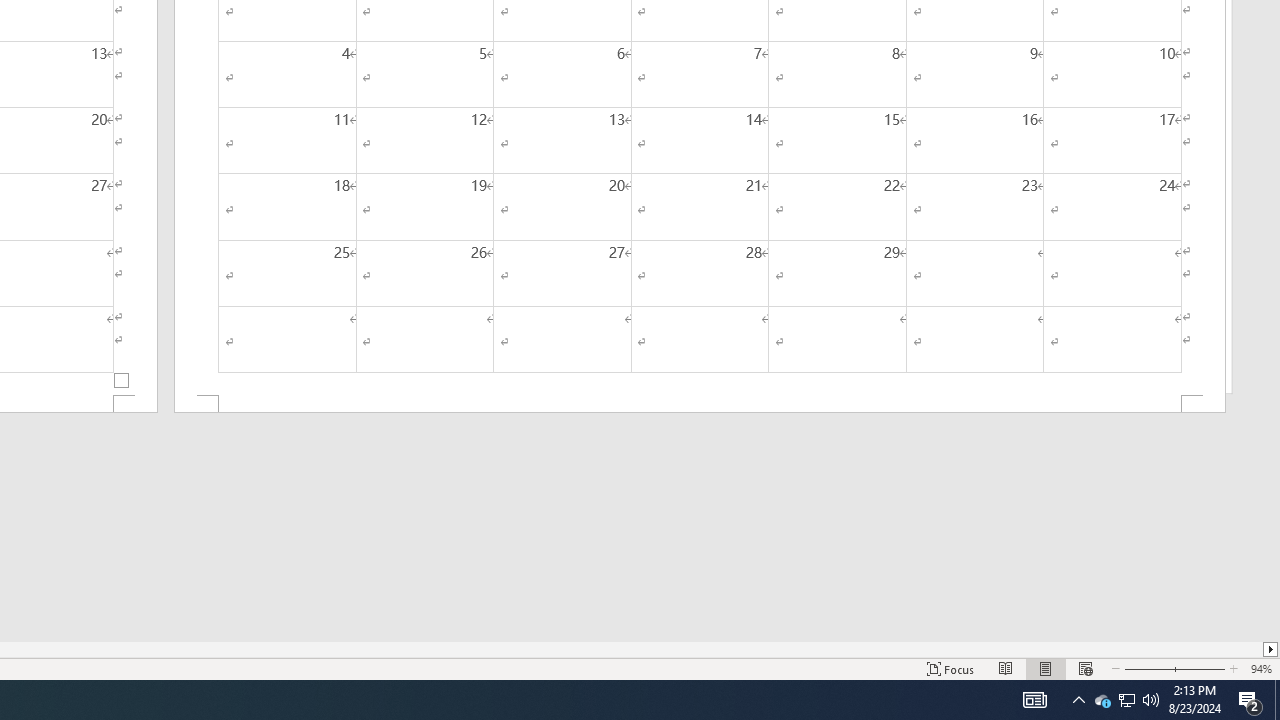 Image resolution: width=1280 pixels, height=720 pixels. What do you see at coordinates (700, 404) in the screenshot?
I see `'Footer -Section 2-'` at bounding box center [700, 404].